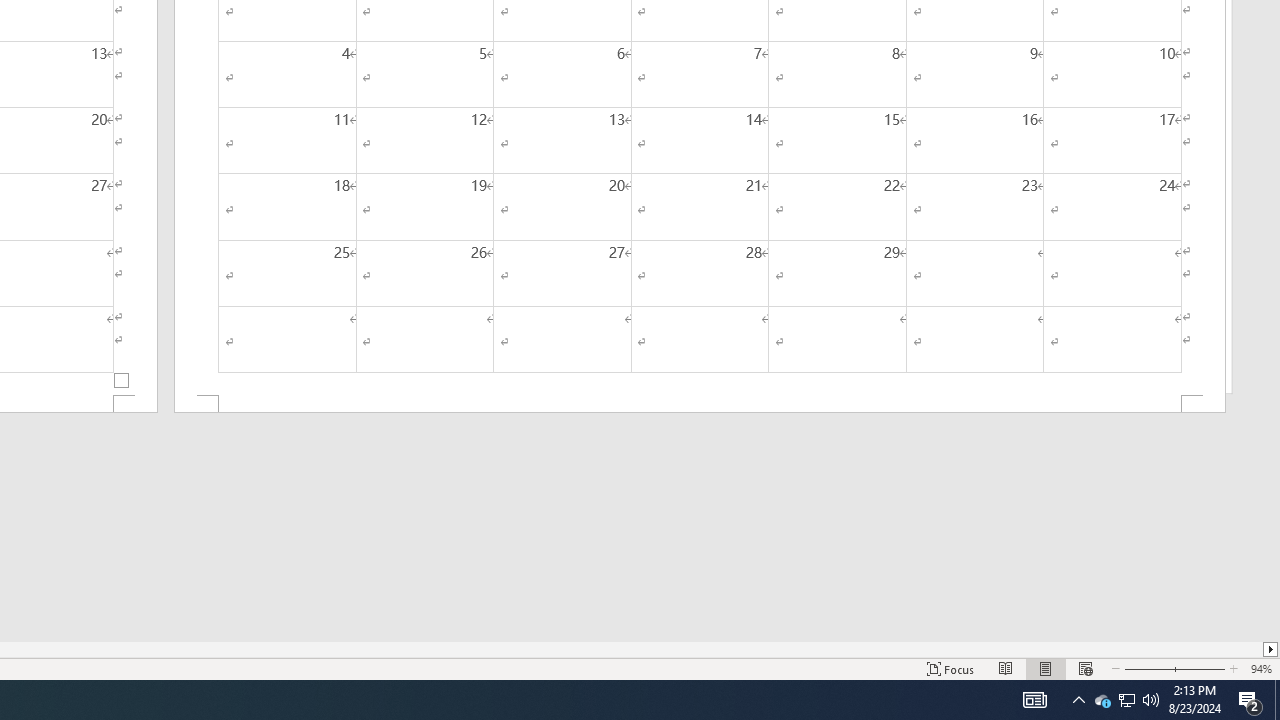 Image resolution: width=1280 pixels, height=720 pixels. What do you see at coordinates (700, 404) in the screenshot?
I see `'Footer -Section 2-'` at bounding box center [700, 404].